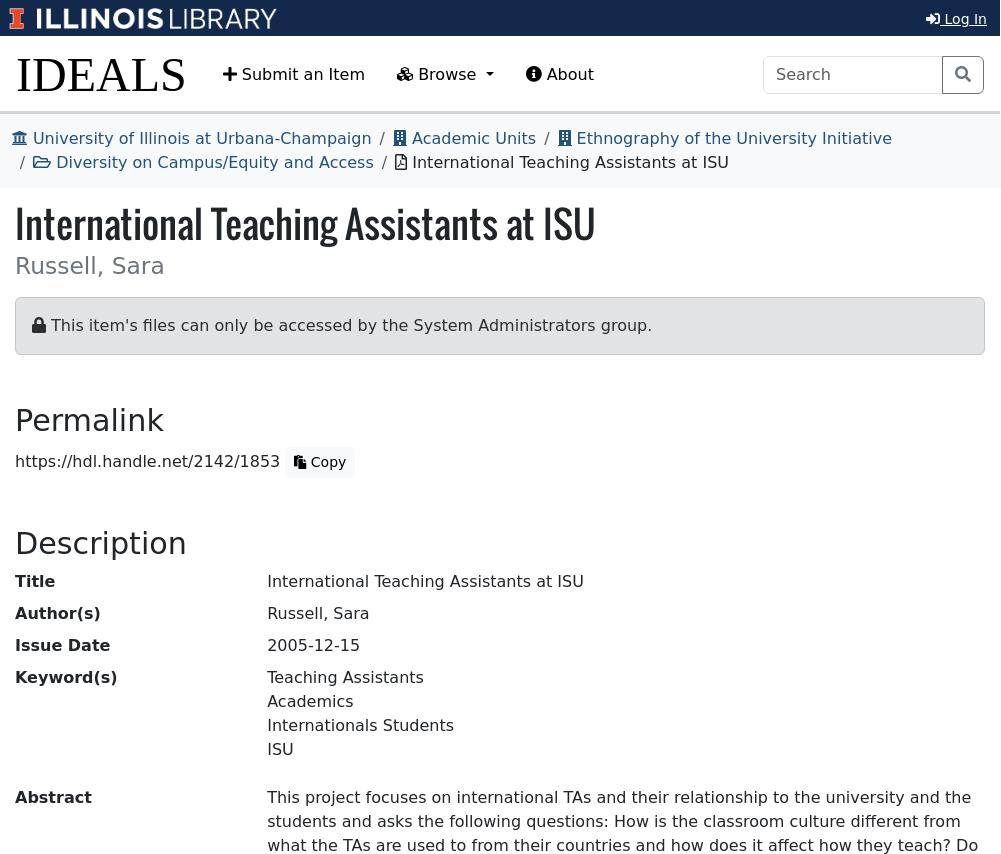  Describe the element at coordinates (52, 107) in the screenshot. I see `'Abstract'` at that location.